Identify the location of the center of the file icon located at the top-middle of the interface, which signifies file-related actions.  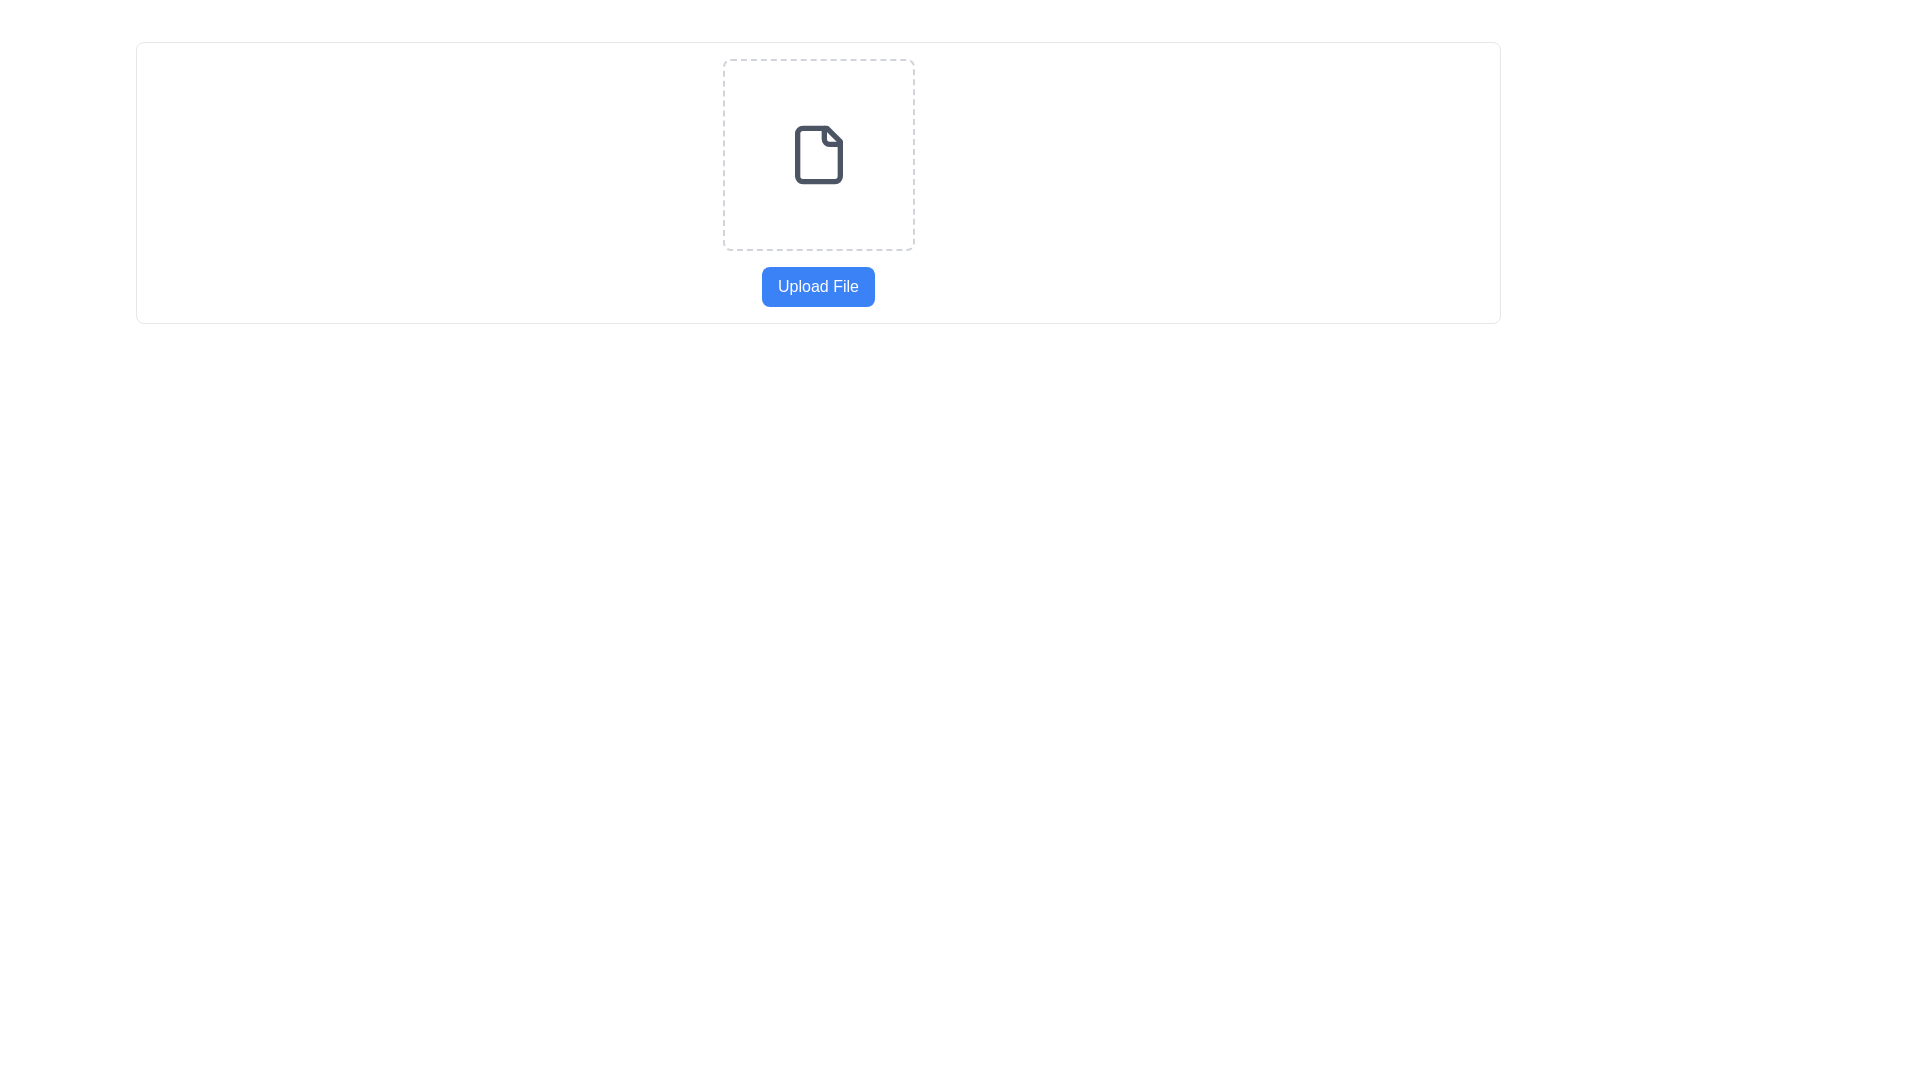
(818, 153).